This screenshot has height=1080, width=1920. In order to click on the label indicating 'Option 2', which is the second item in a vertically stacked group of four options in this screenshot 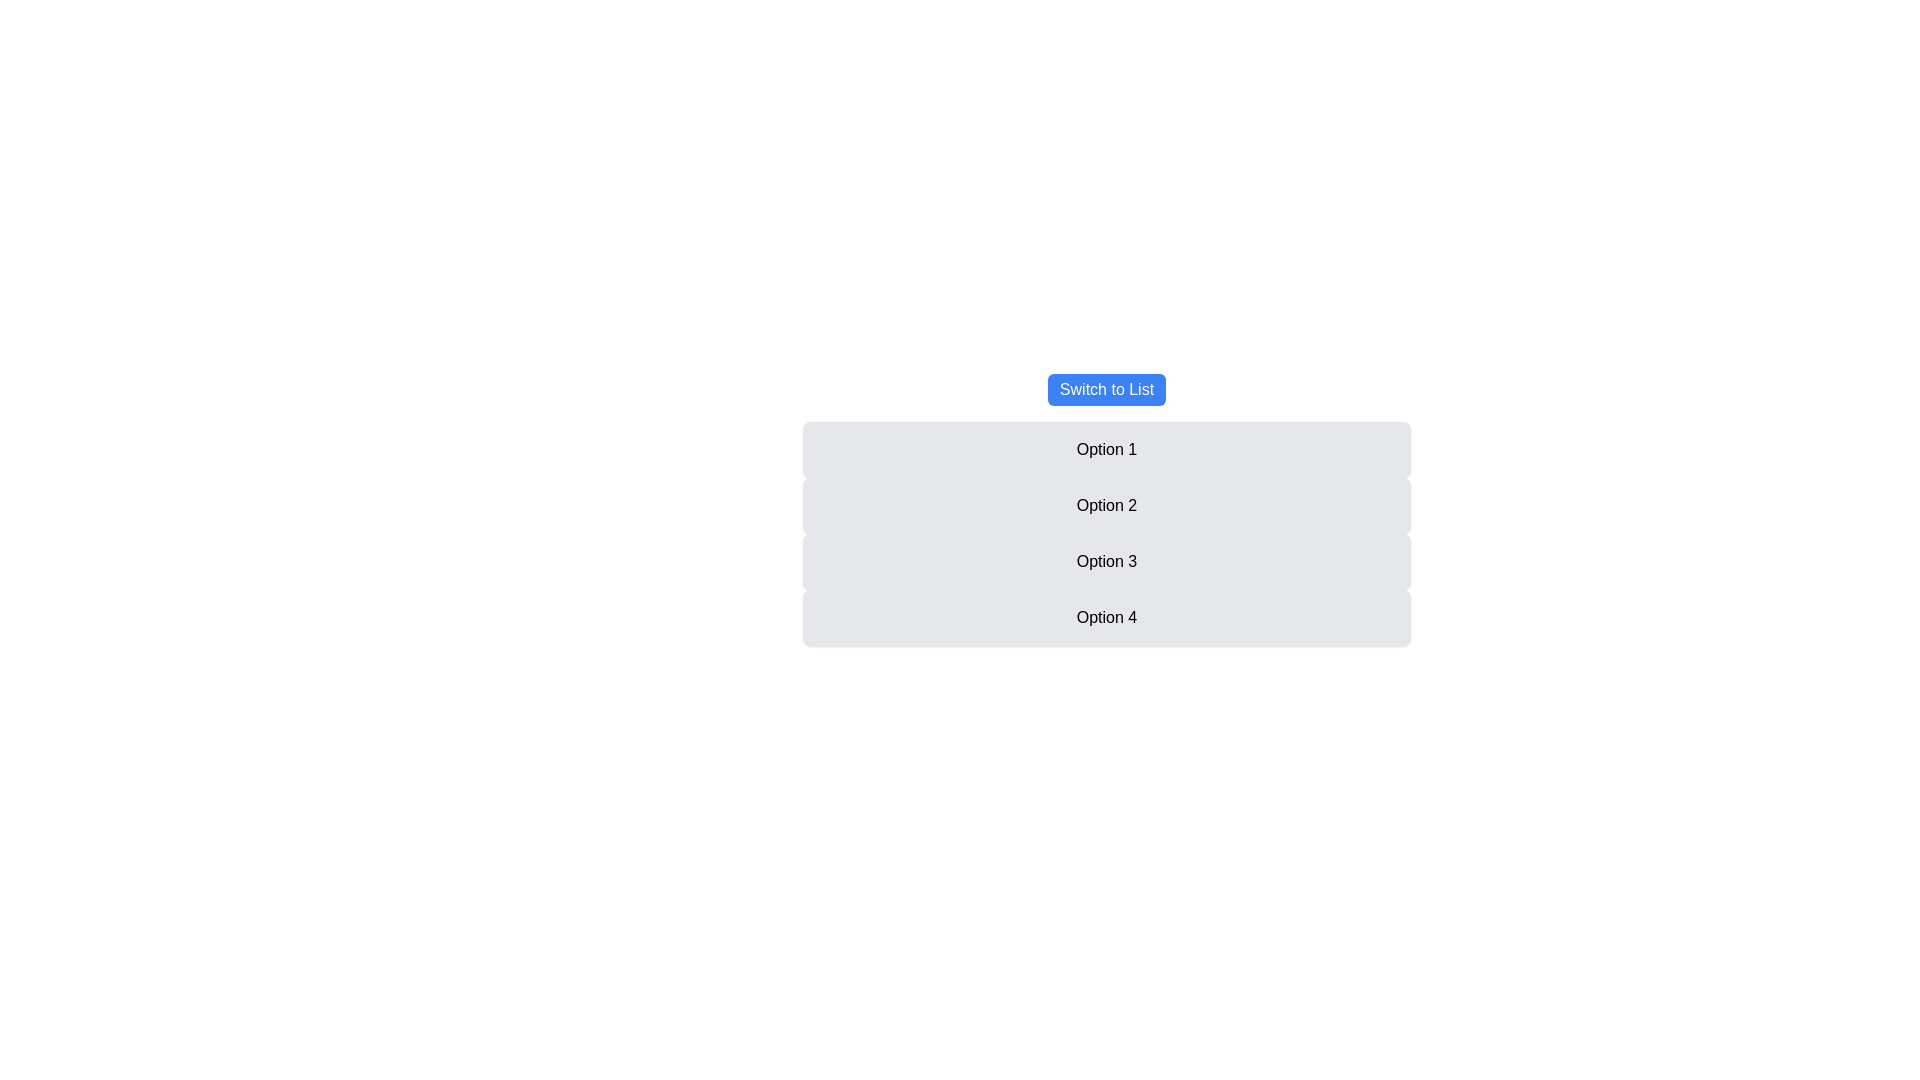, I will do `click(1106, 504)`.